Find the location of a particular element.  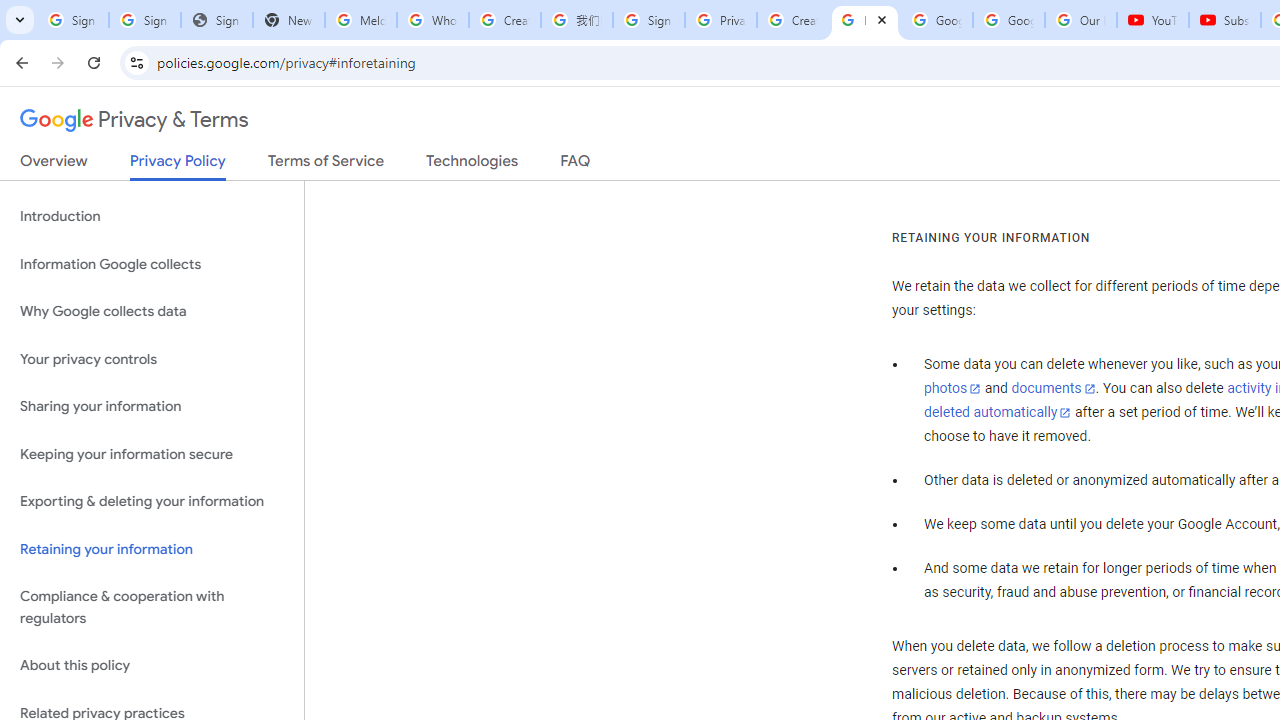

'Subscriptions - YouTube' is located at coordinates (1223, 20).